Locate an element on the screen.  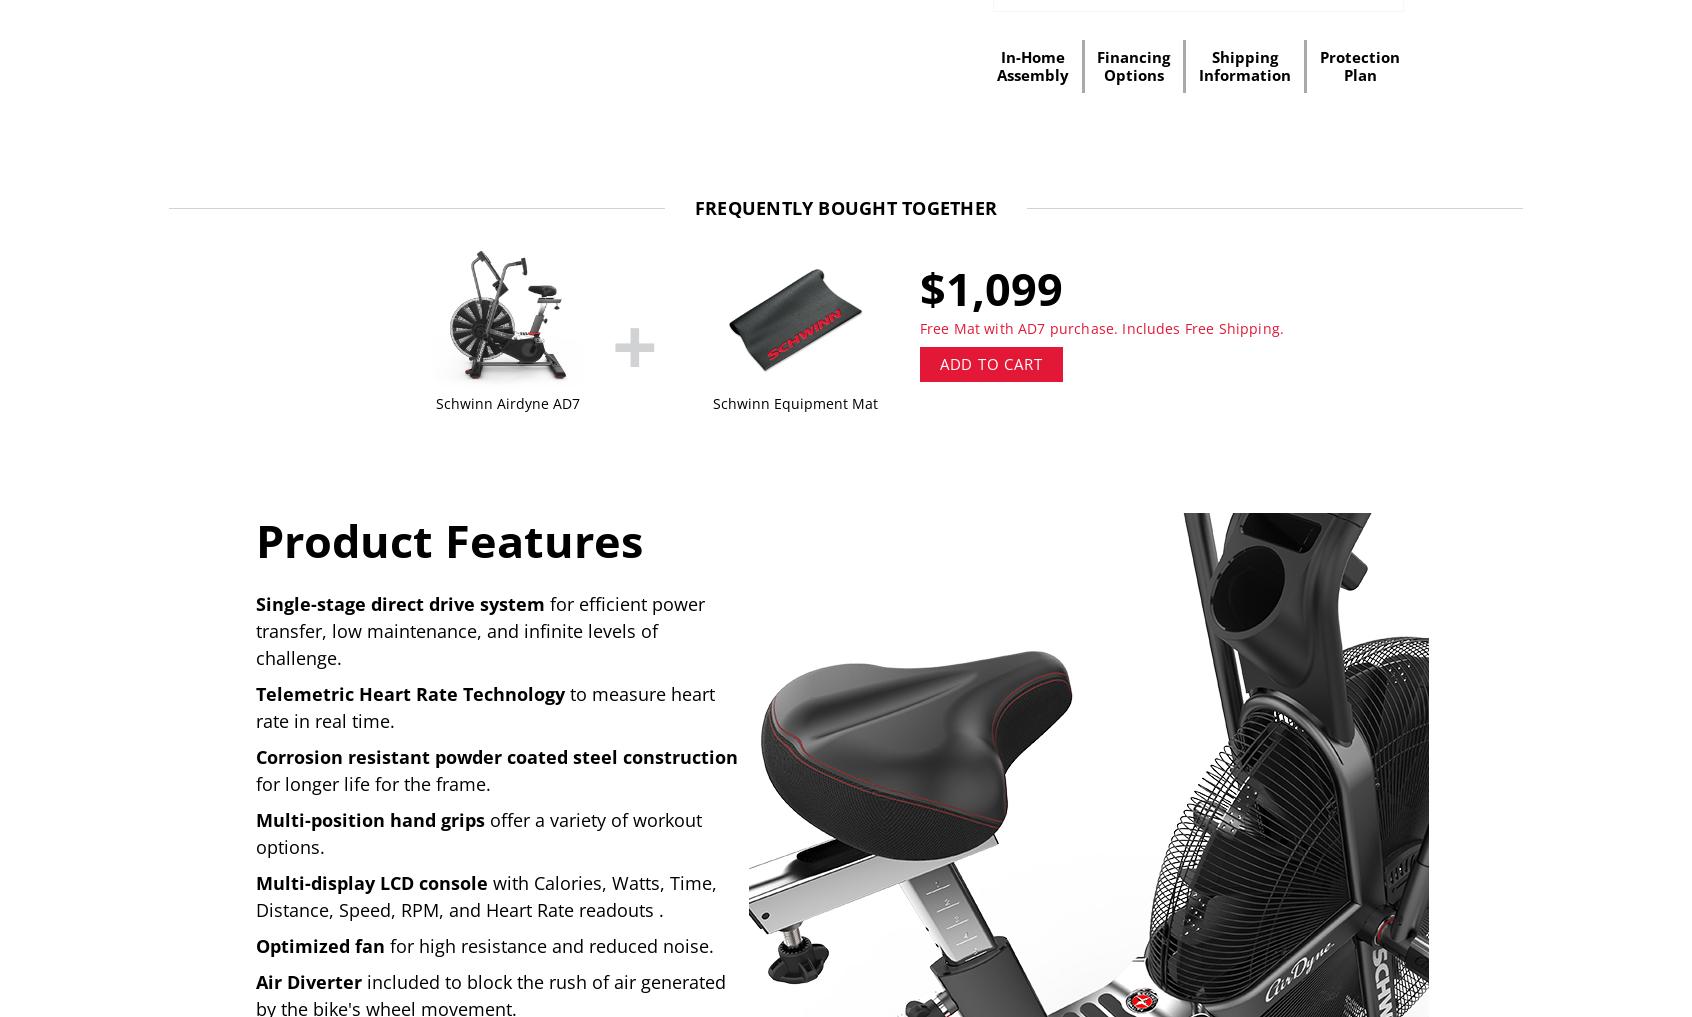
'Add to Cart' is located at coordinates (989, 362).